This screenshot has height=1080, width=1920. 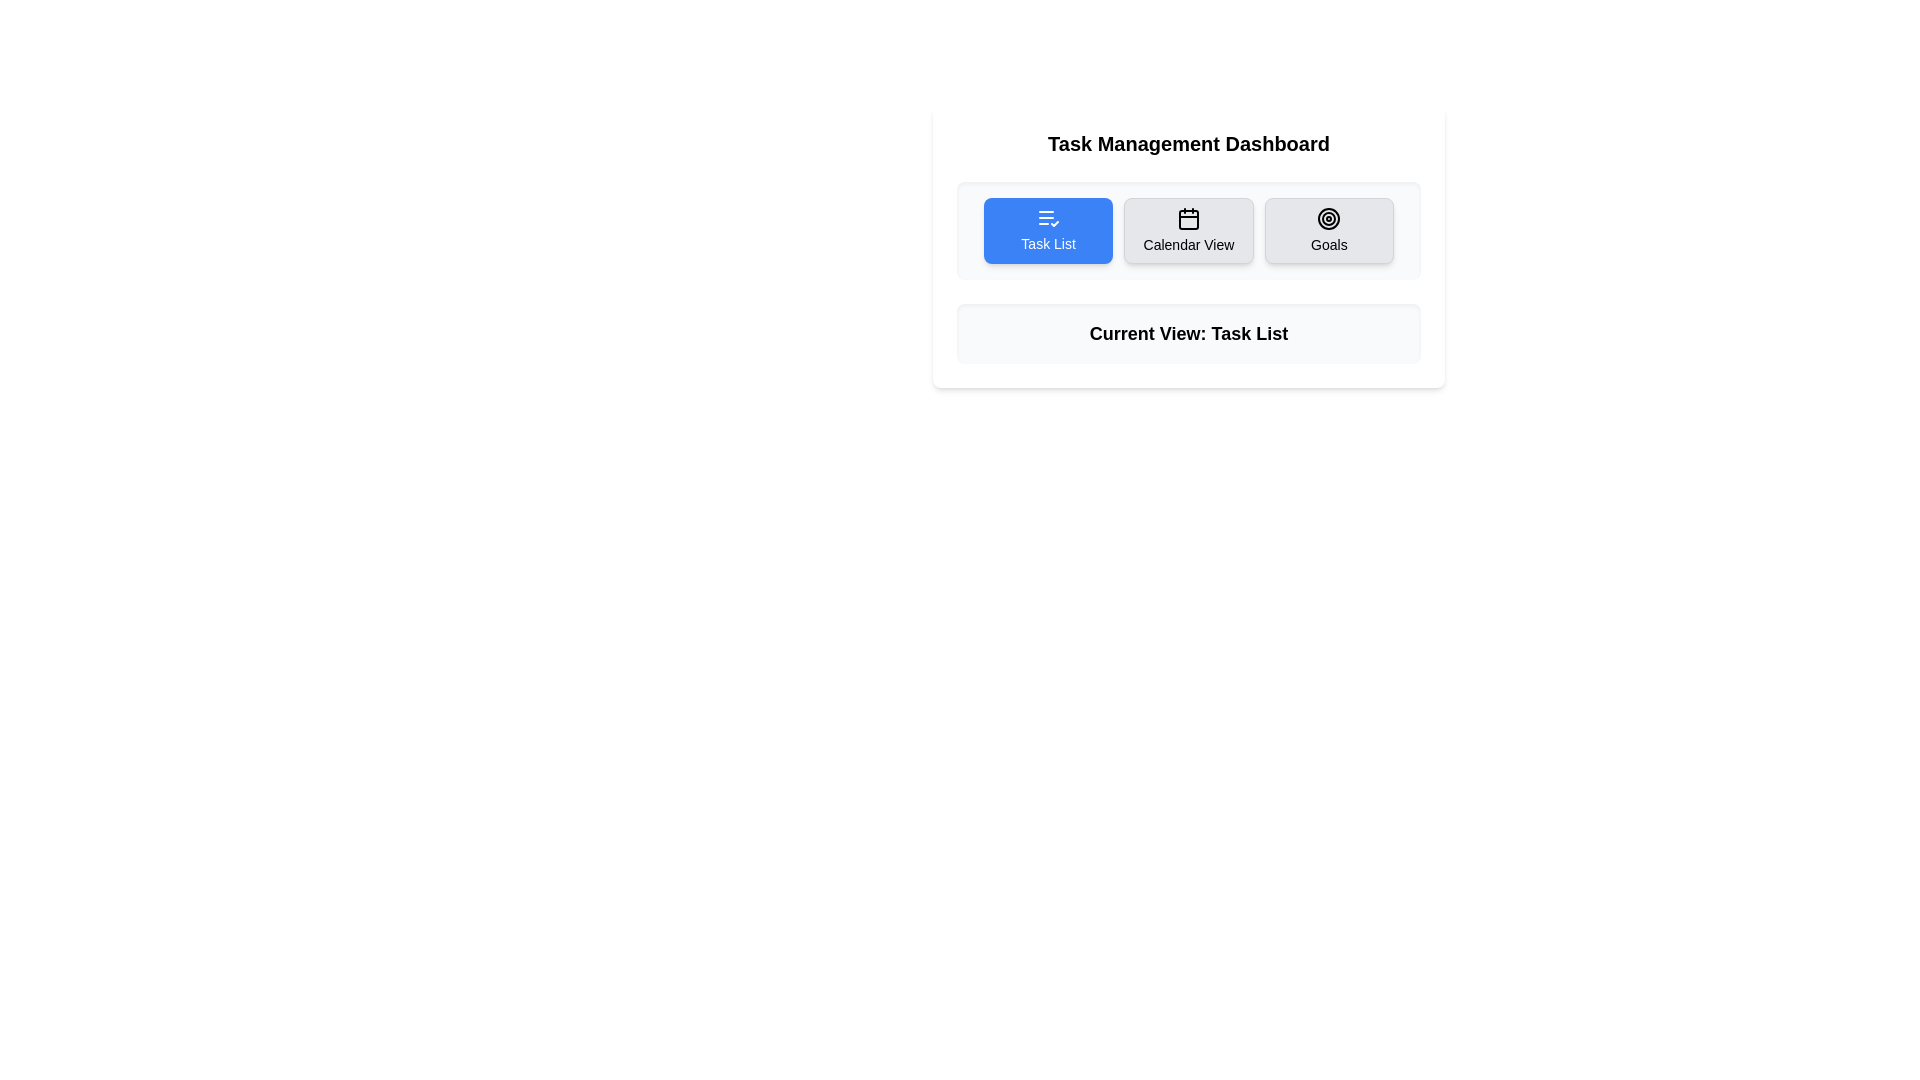 What do you see at coordinates (1189, 230) in the screenshot?
I see `the navigation bar containing the buttons 'Task List', 'Calendar View', and 'Goals' for interaction feedback` at bounding box center [1189, 230].